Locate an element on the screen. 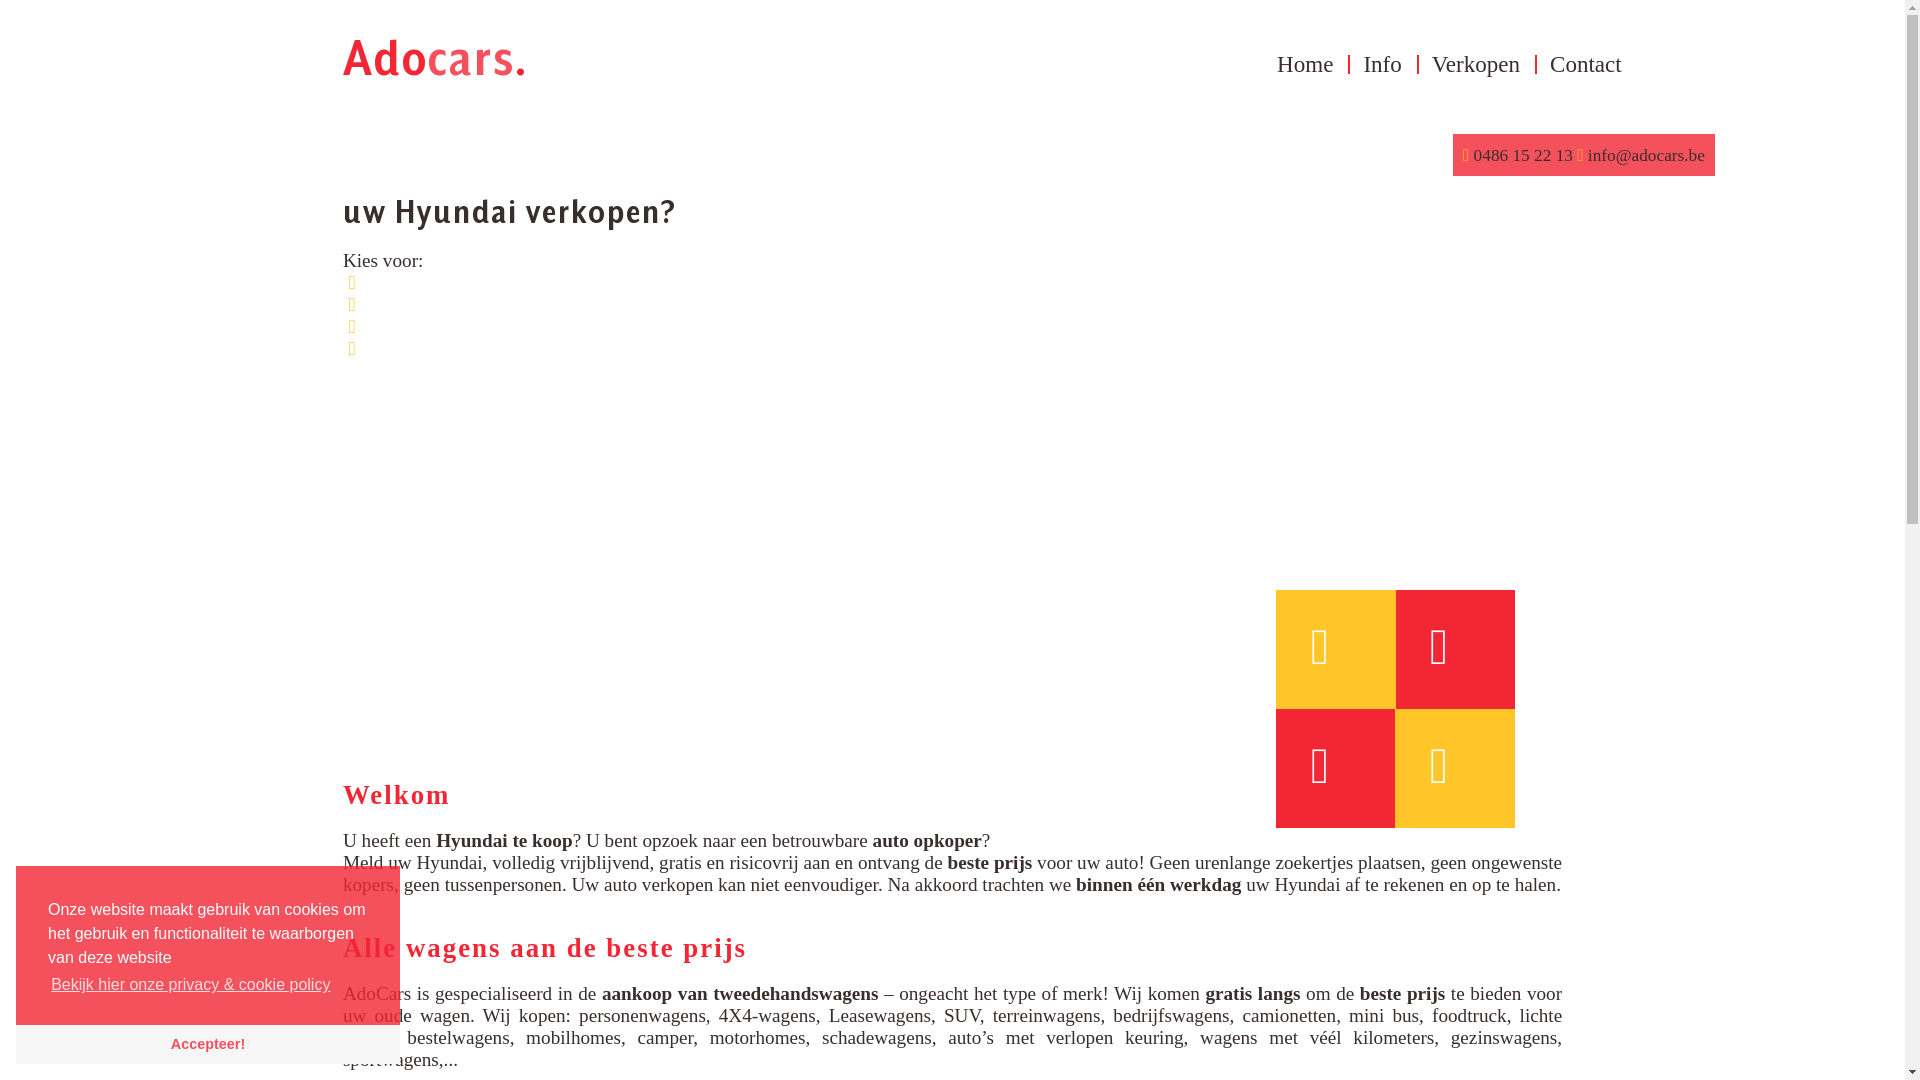 This screenshot has height=1080, width=1920. 'camper' is located at coordinates (665, 1036).